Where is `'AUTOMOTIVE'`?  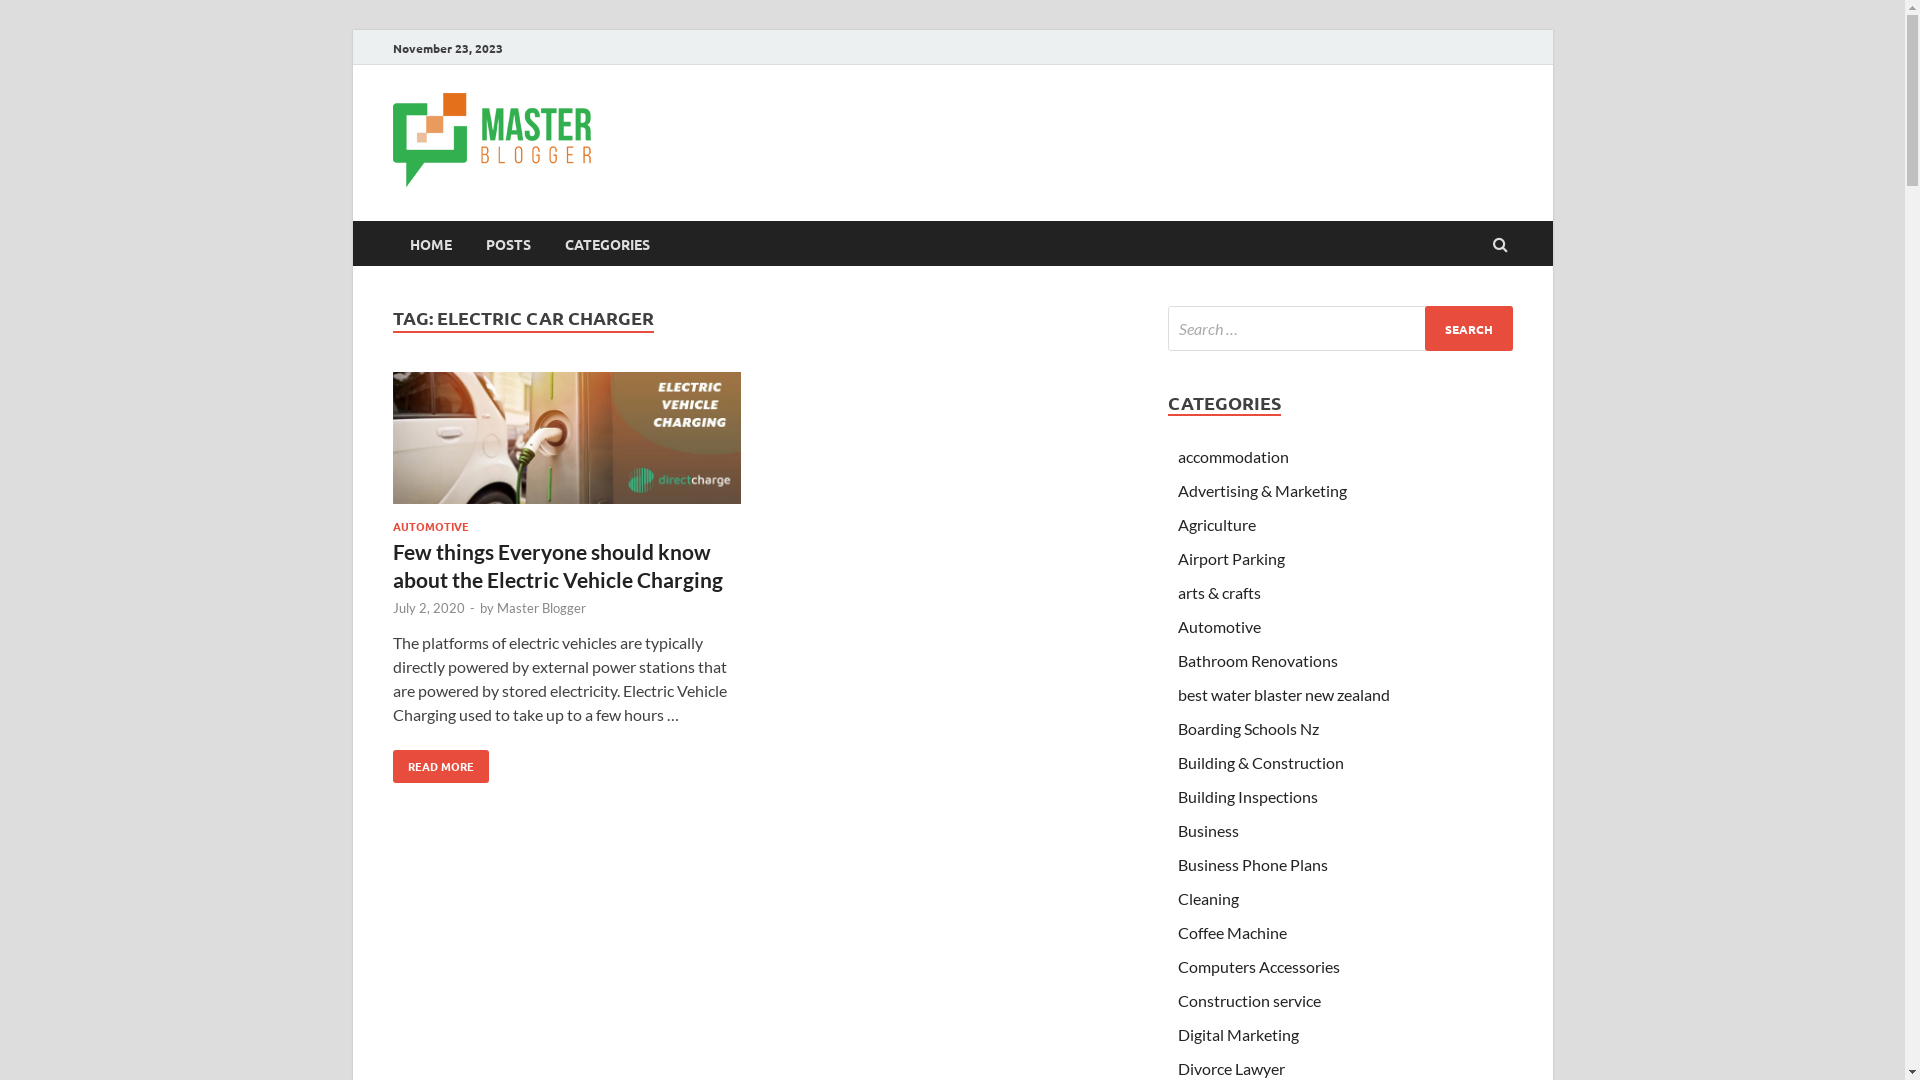 'AUTOMOTIVE' is located at coordinates (429, 524).